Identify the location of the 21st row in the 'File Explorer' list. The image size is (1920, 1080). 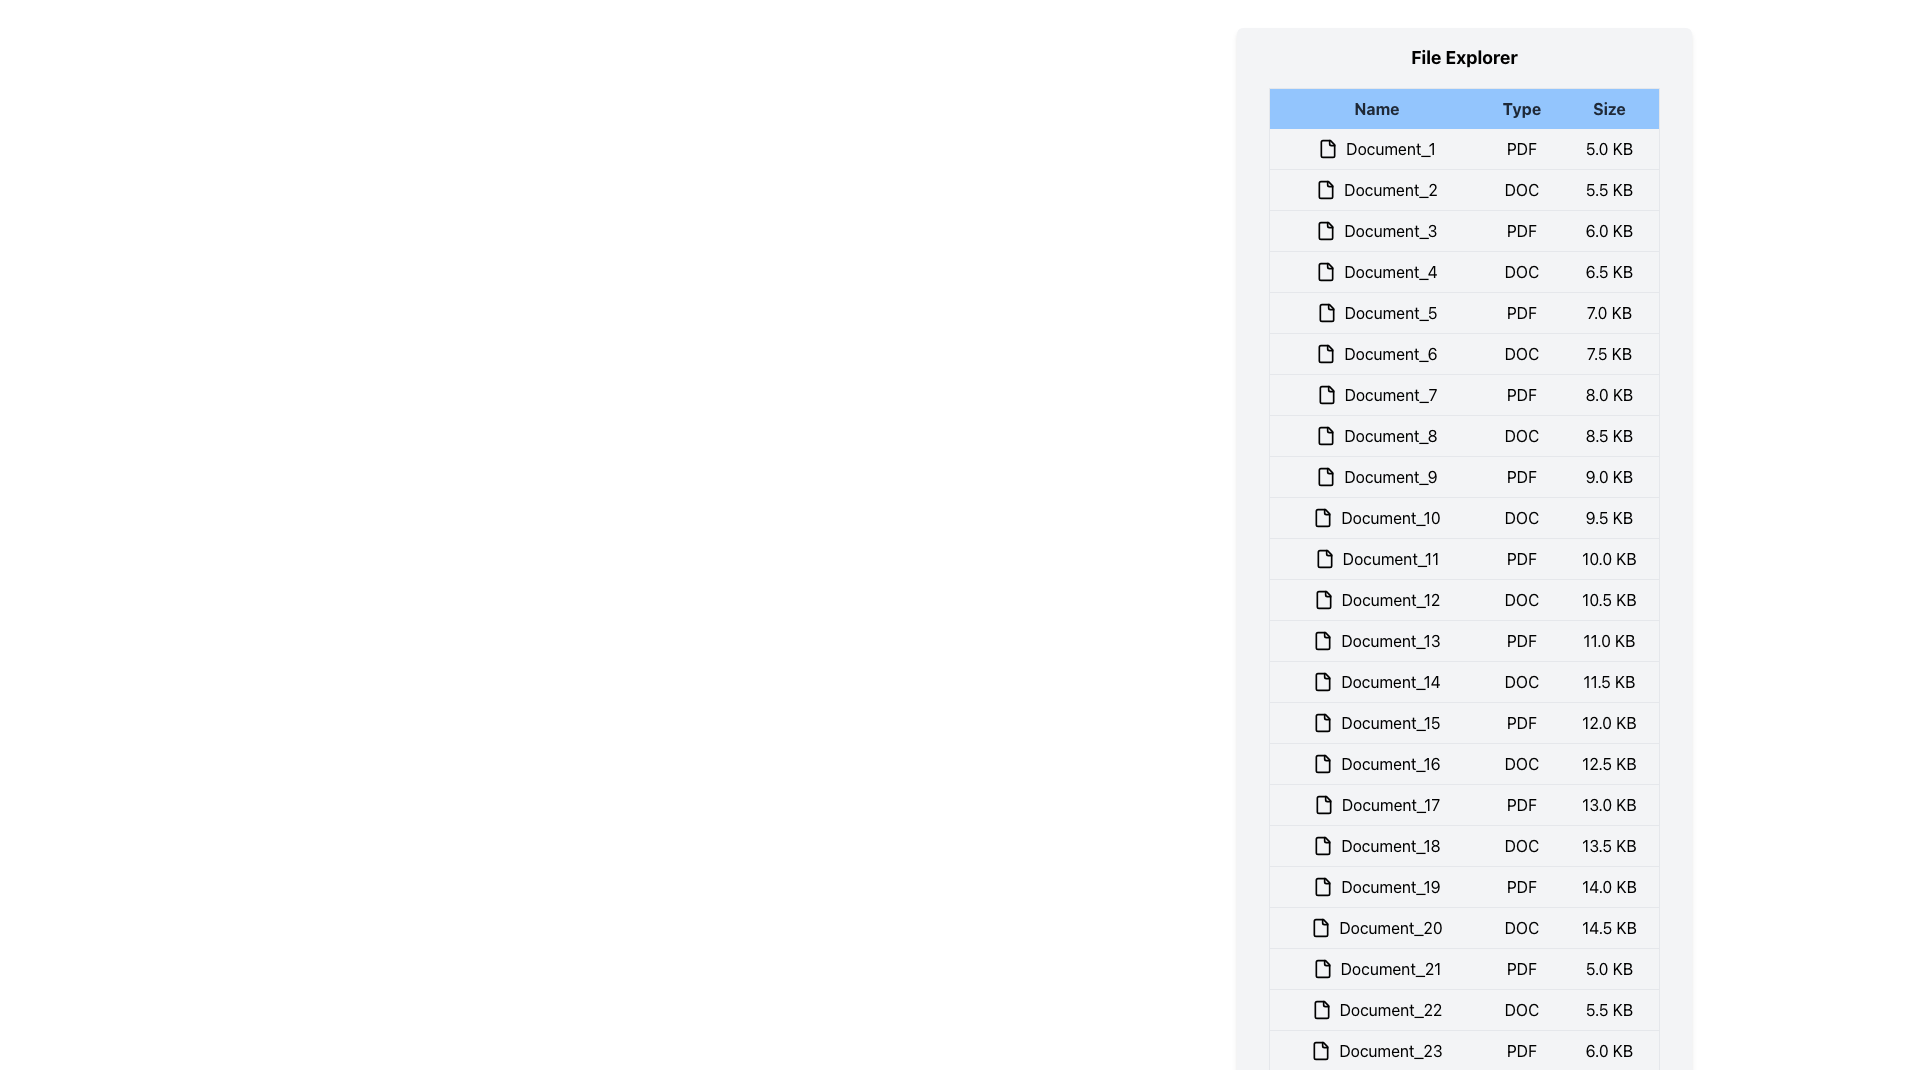
(1464, 967).